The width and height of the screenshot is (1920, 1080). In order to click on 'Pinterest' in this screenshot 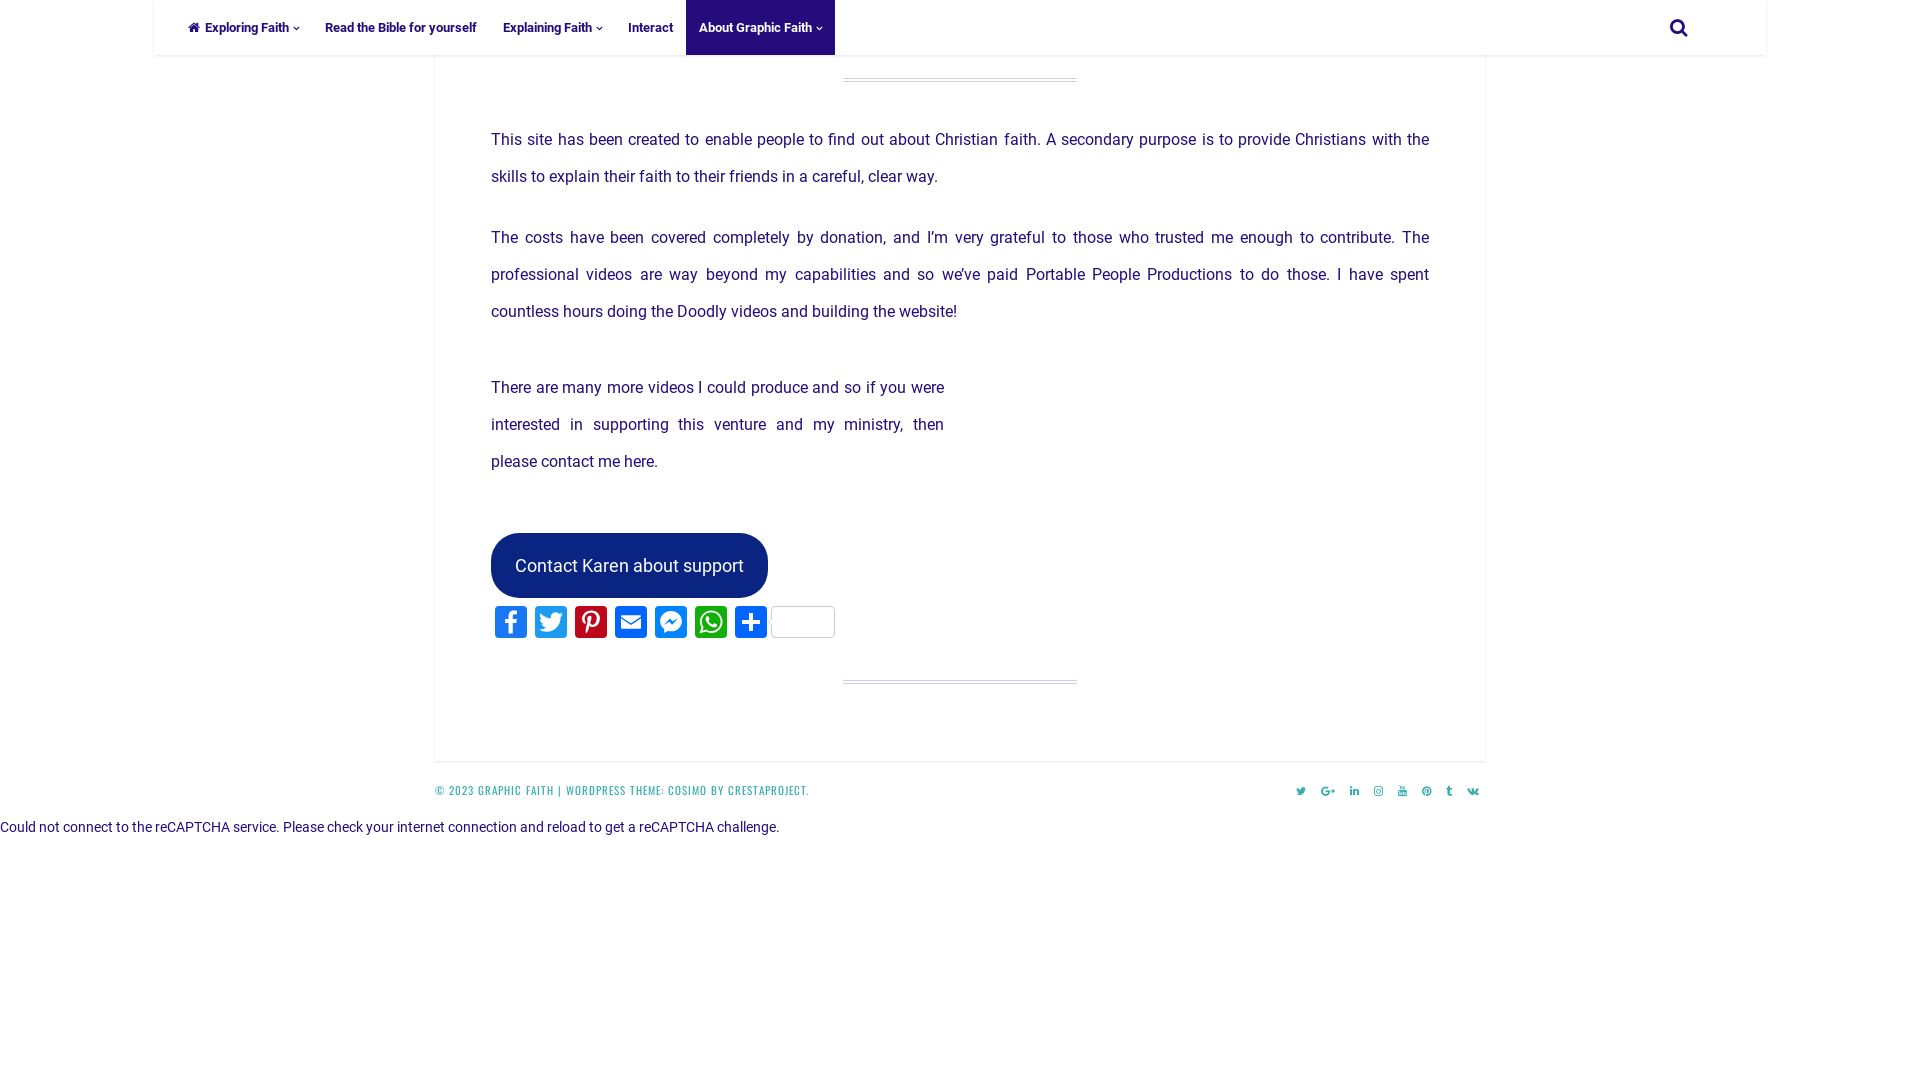, I will do `click(570, 623)`.